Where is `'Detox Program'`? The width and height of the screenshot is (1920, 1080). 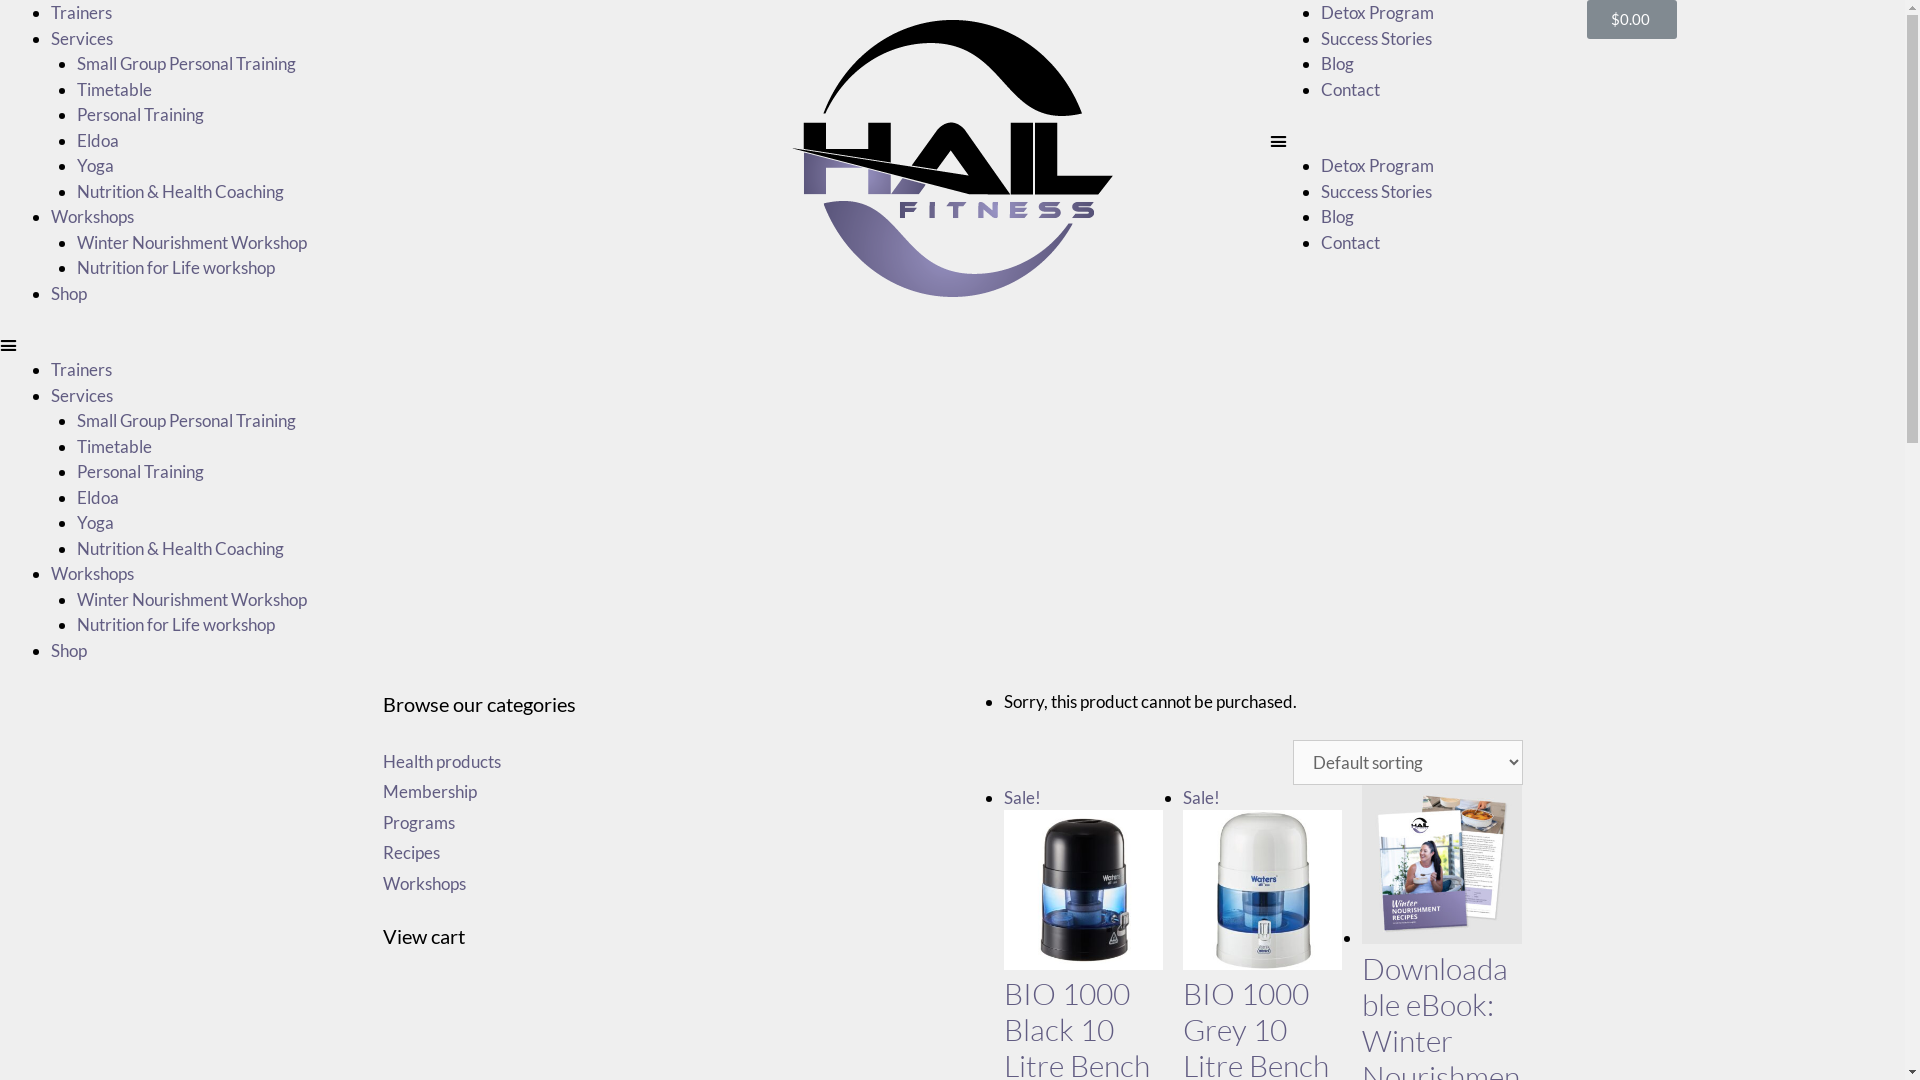
'Detox Program' is located at coordinates (1376, 12).